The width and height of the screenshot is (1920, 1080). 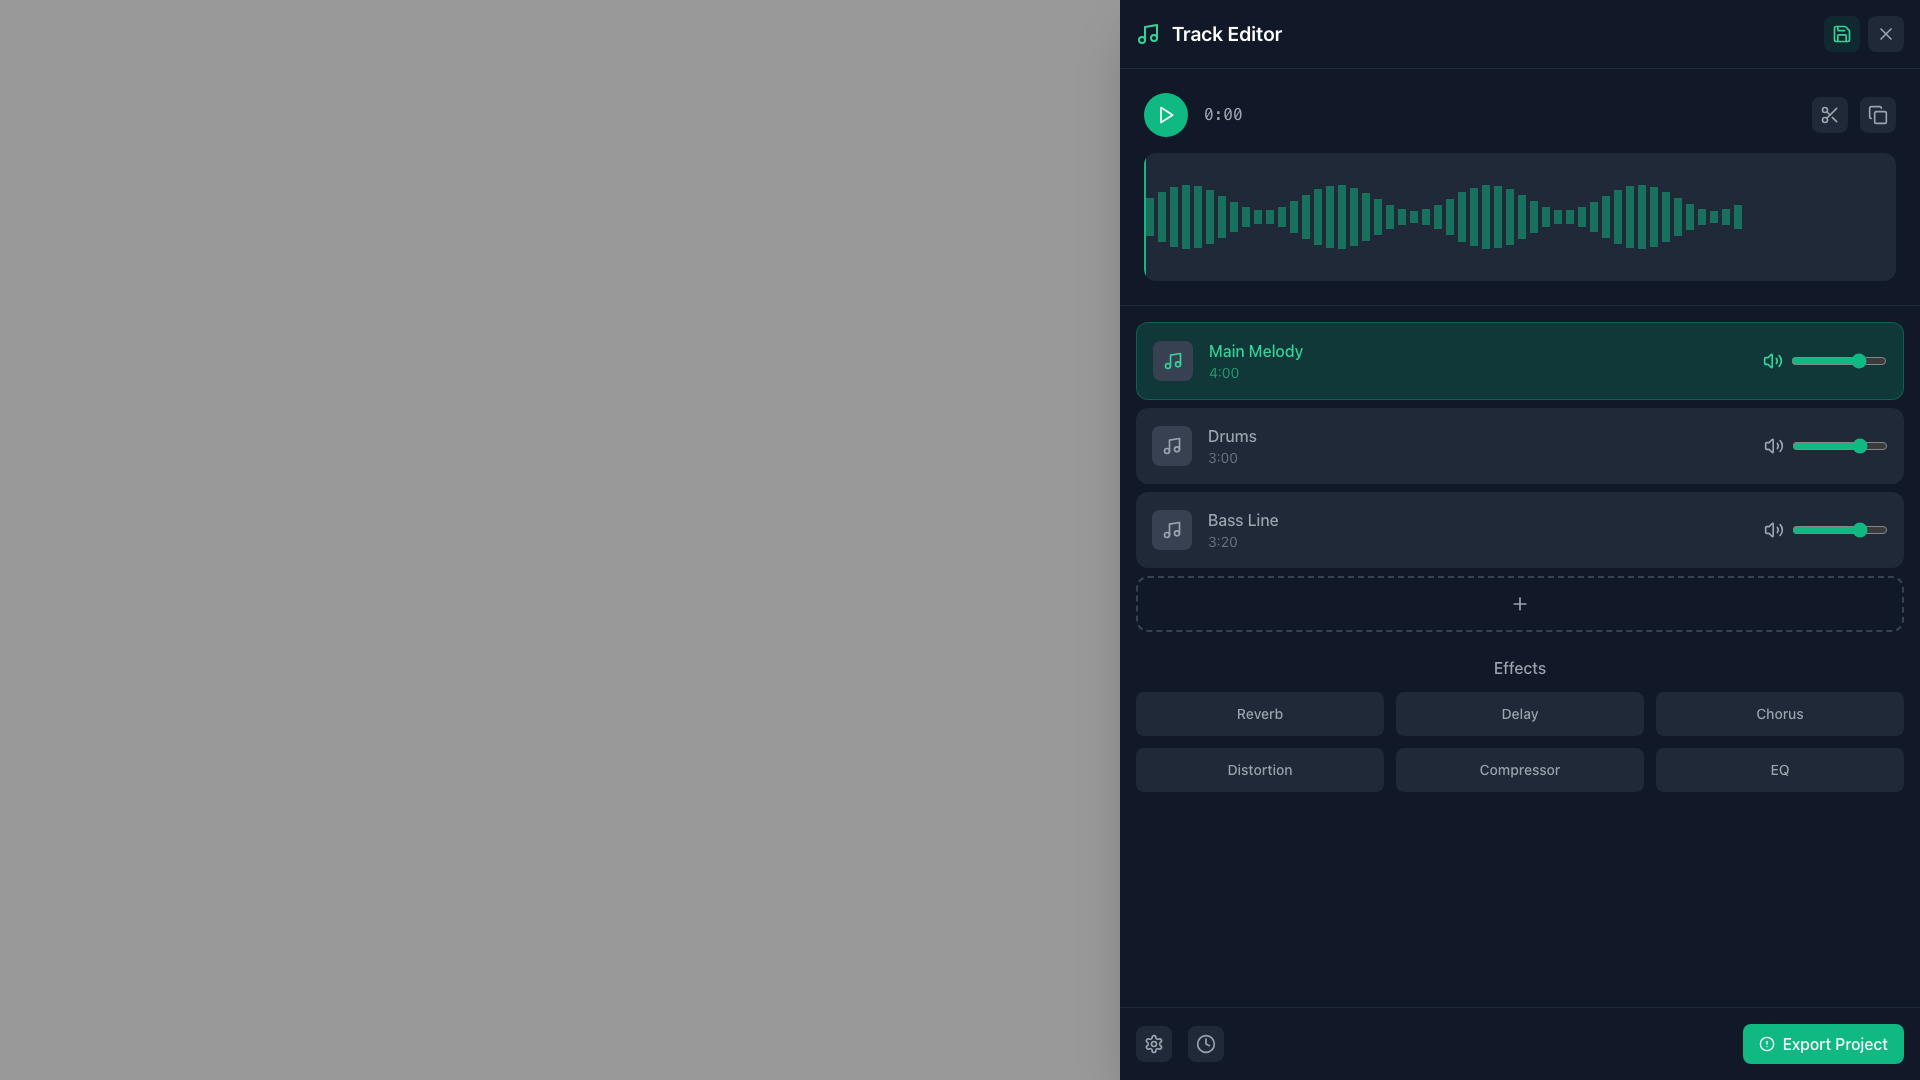 What do you see at coordinates (1510, 216) in the screenshot?
I see `the 32nd visualization marker within the waveform display in the 'Track Editor' module, which indicates a data point in the waveform` at bounding box center [1510, 216].